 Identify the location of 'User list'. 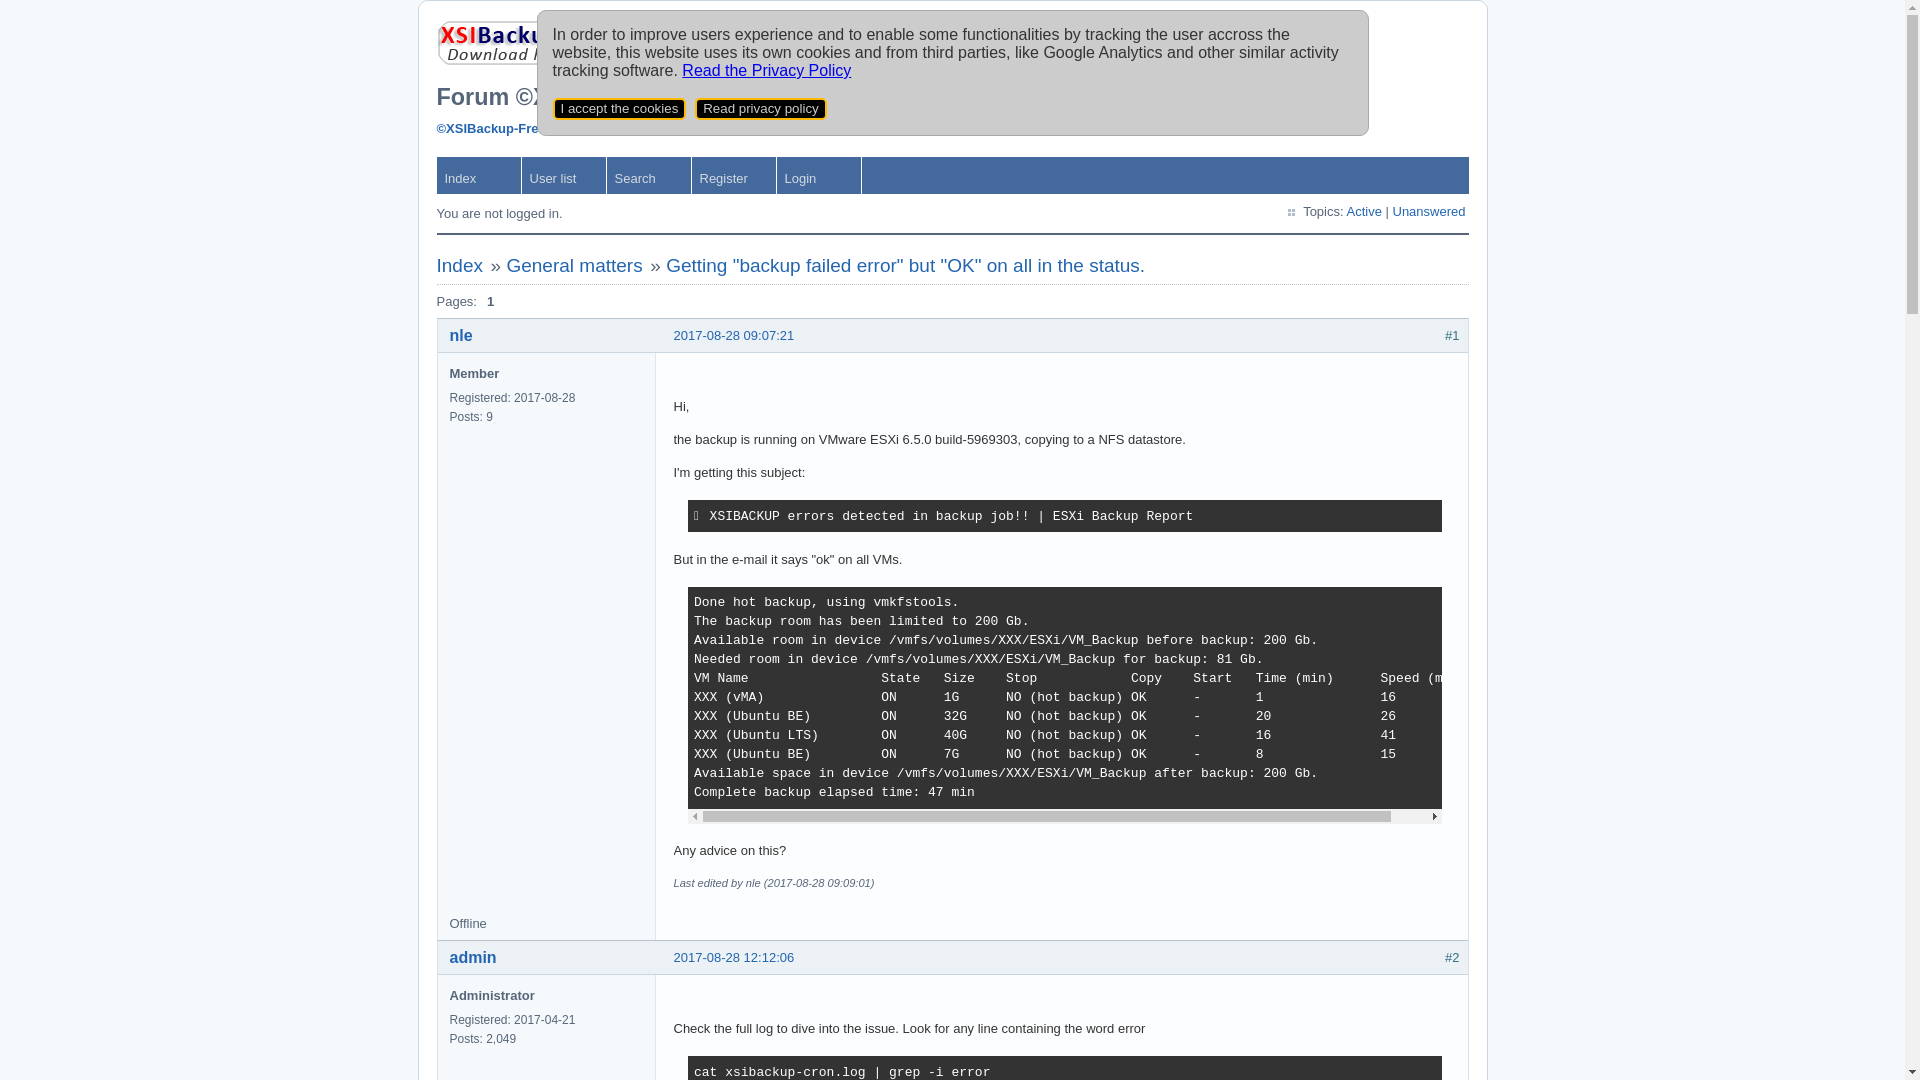
(563, 174).